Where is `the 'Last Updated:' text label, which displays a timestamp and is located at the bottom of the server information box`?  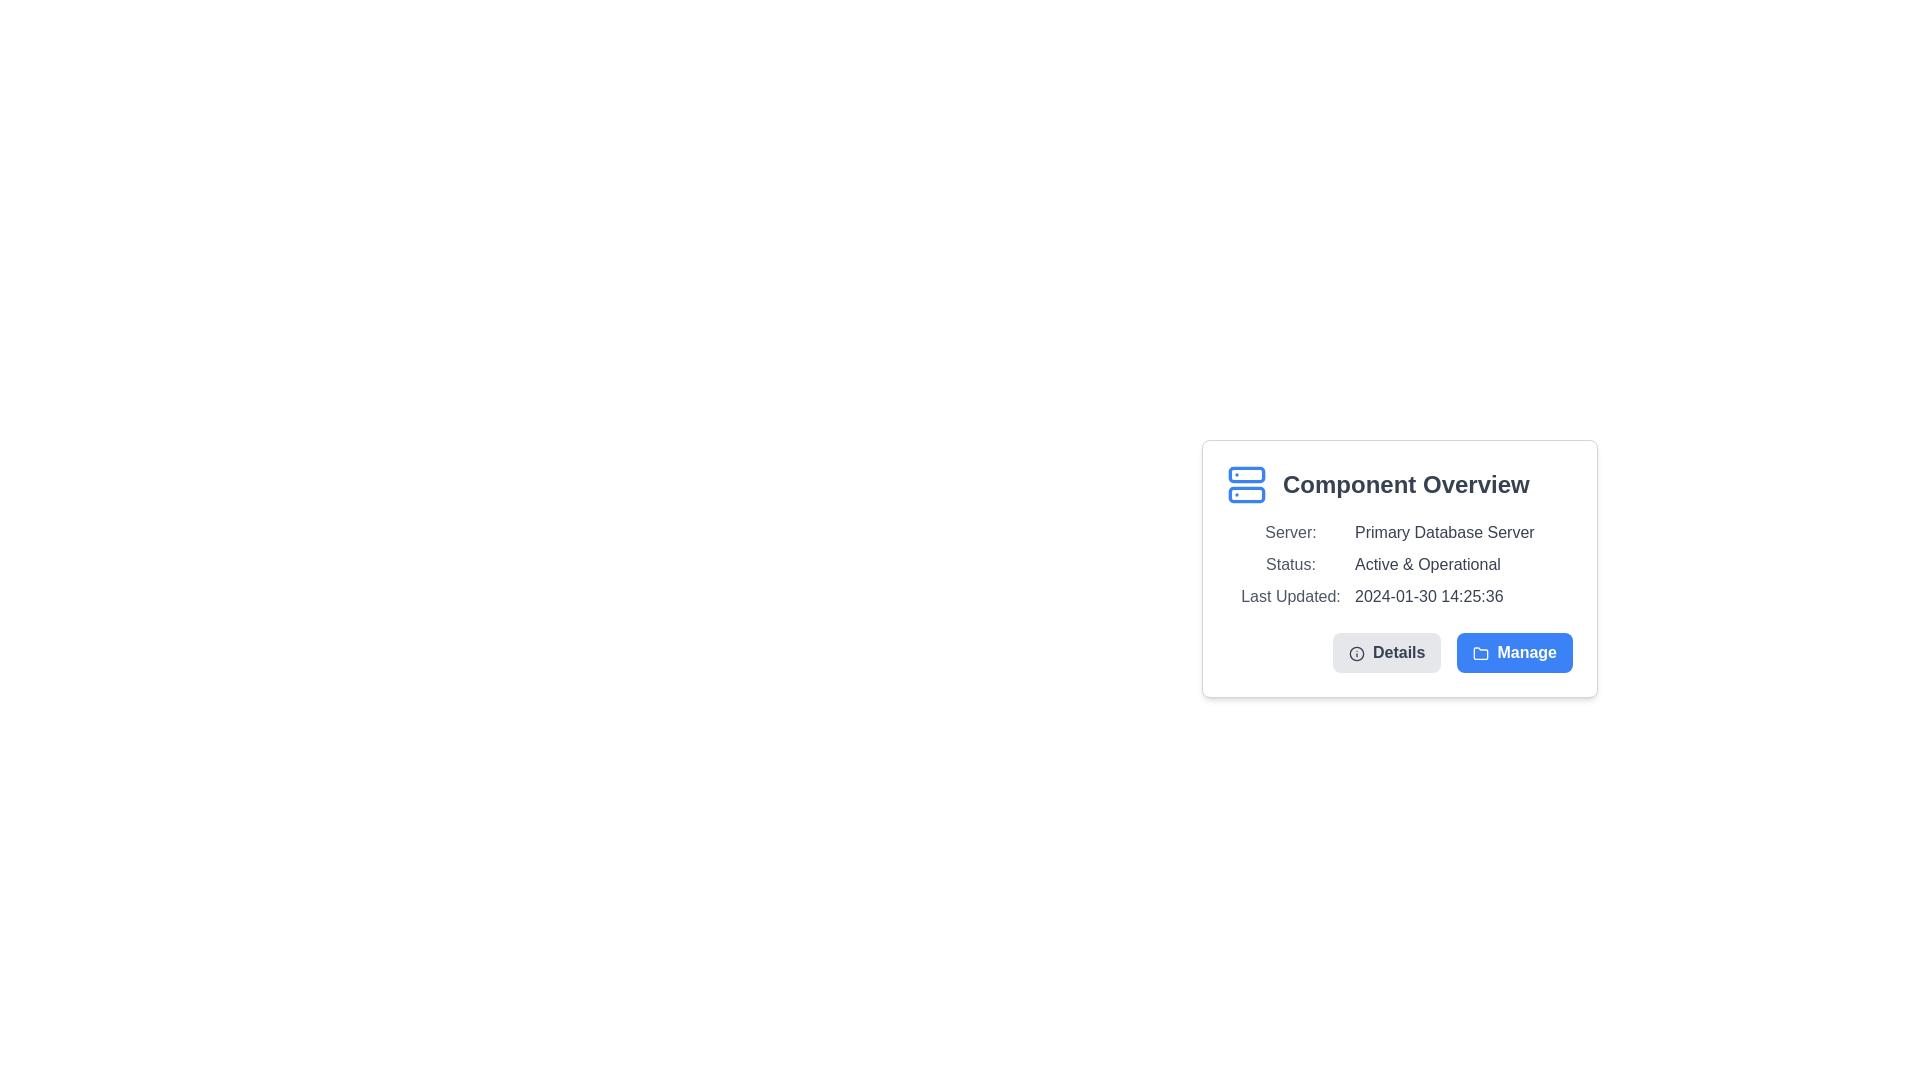 the 'Last Updated:' text label, which displays a timestamp and is located at the bottom of the server information box is located at coordinates (1399, 596).